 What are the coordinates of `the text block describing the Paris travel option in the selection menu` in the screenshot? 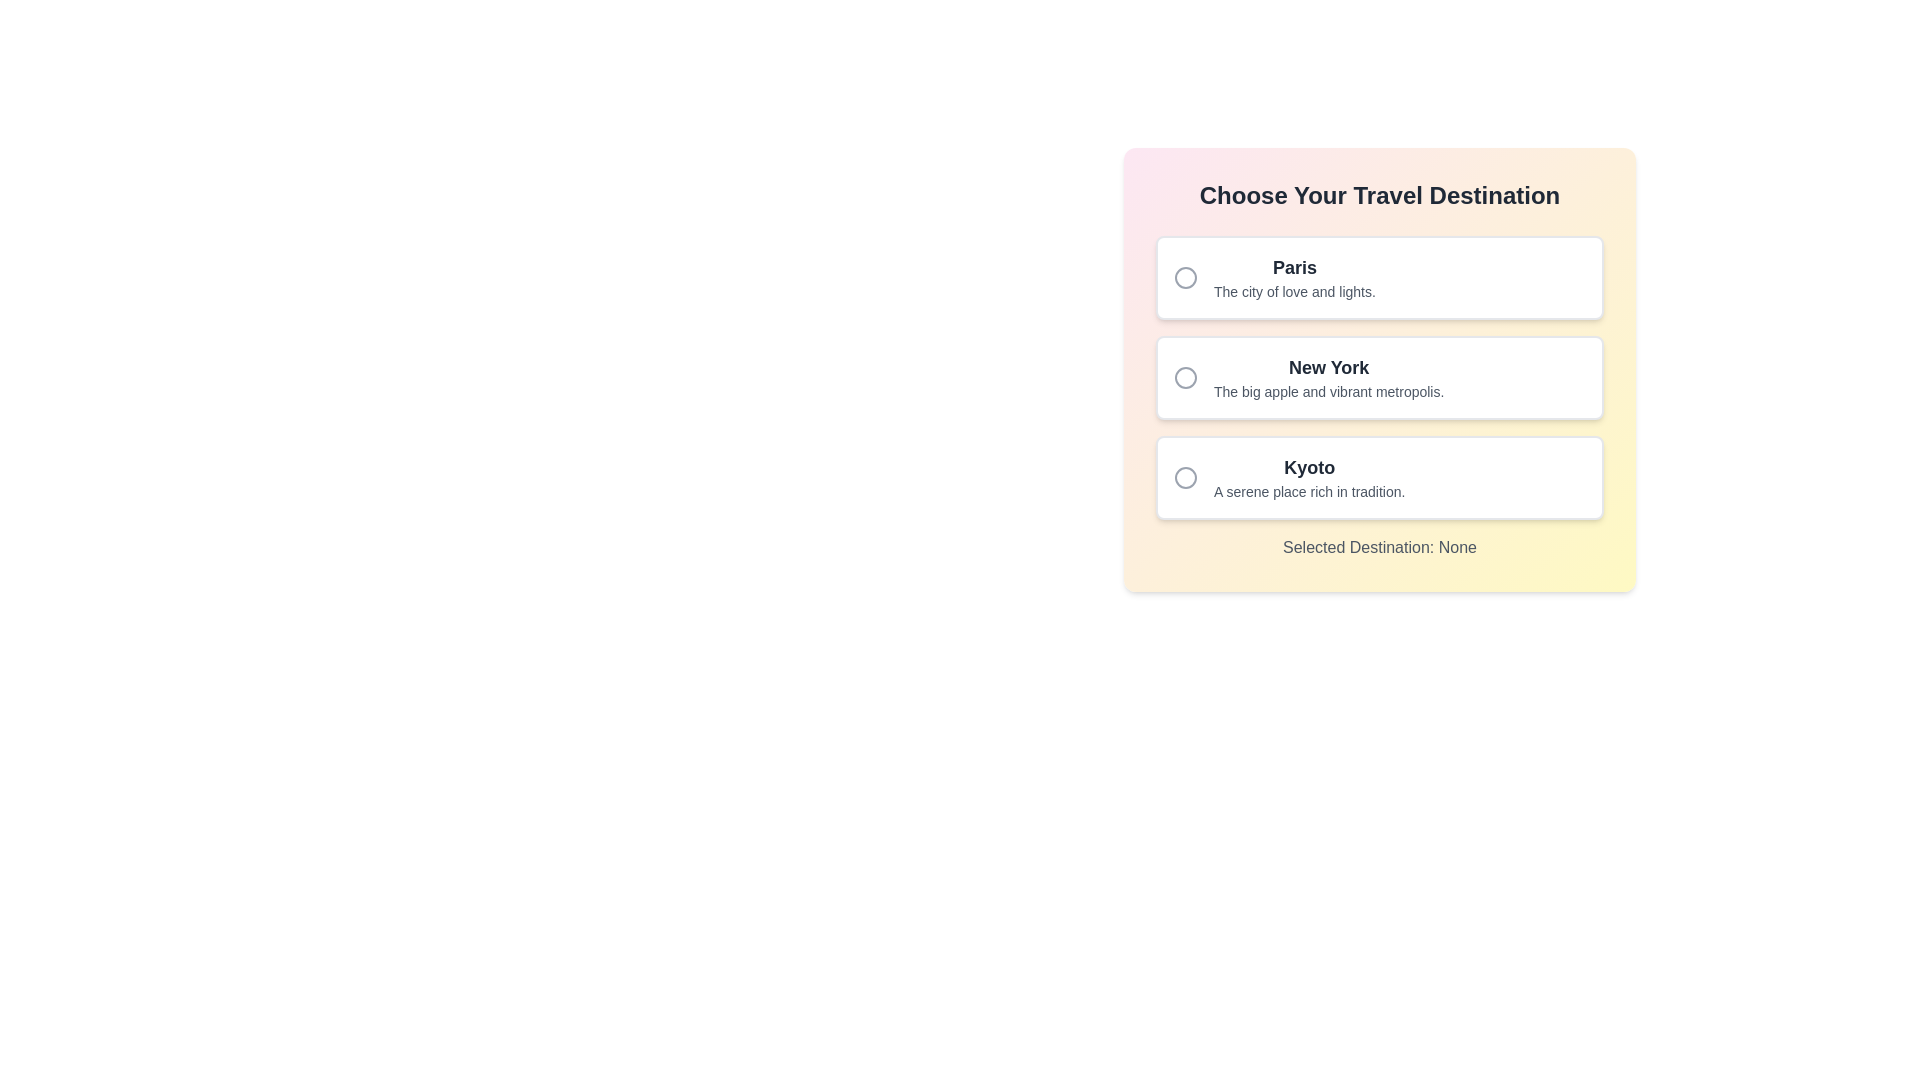 It's located at (1294, 277).